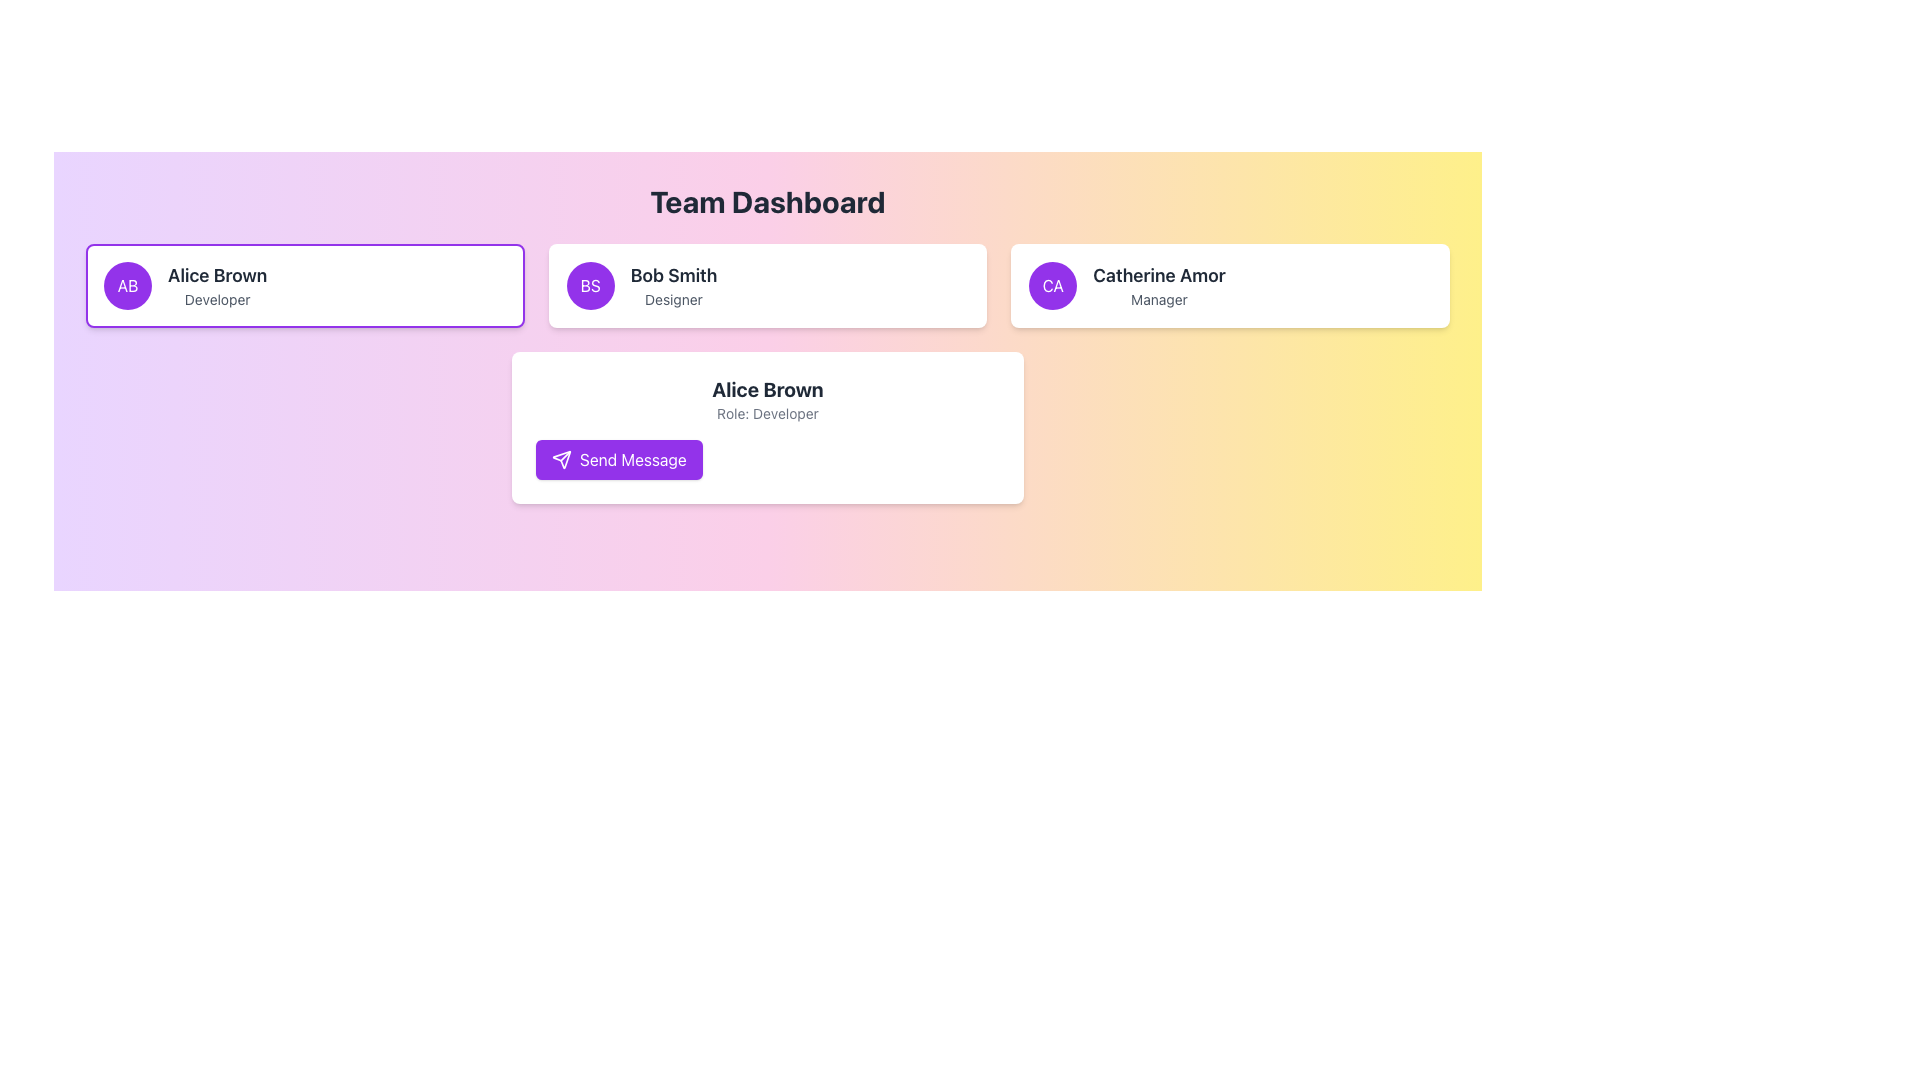 This screenshot has height=1080, width=1920. Describe the element at coordinates (673, 276) in the screenshot. I see `the text element that identifies the user as 'Bob Smith', located at the top center of the card, above the text 'Designer'` at that location.